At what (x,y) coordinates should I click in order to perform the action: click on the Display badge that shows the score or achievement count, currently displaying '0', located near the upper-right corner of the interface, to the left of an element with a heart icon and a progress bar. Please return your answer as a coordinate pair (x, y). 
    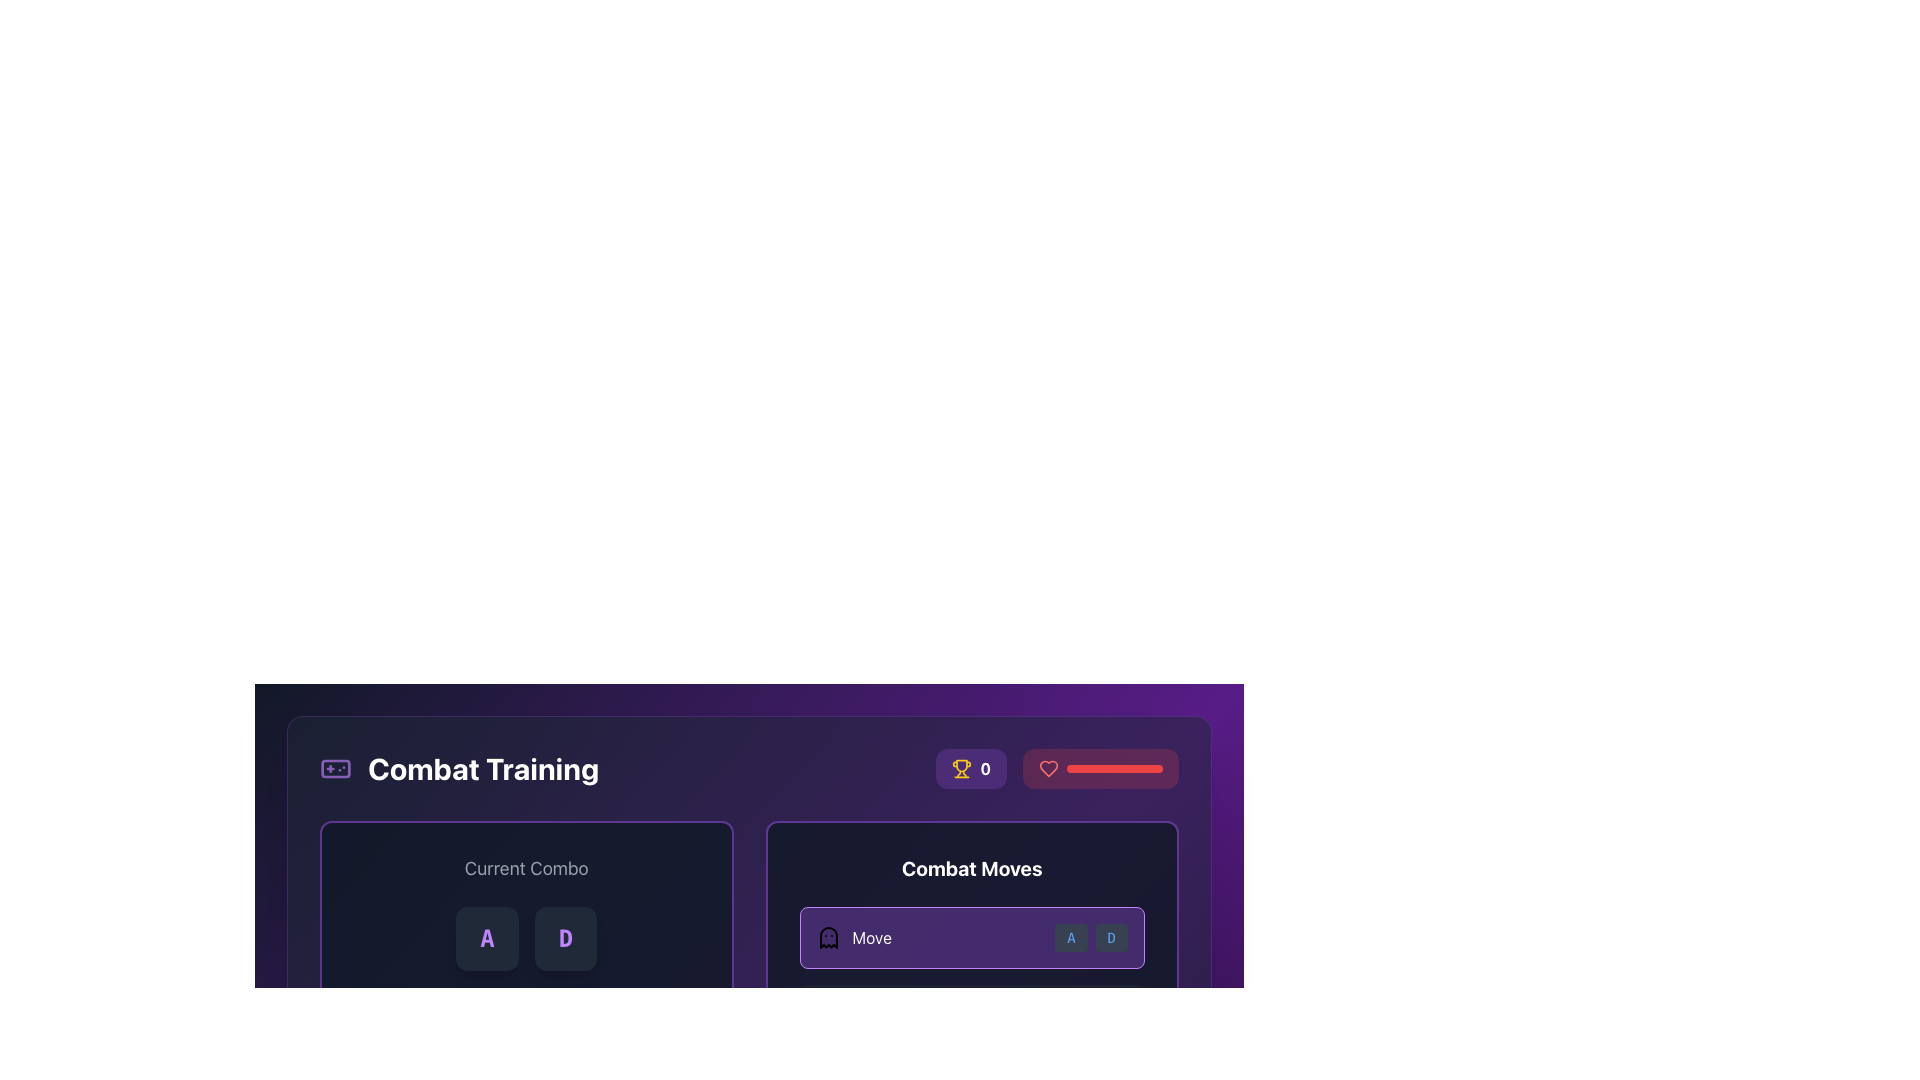
    Looking at the image, I should click on (971, 767).